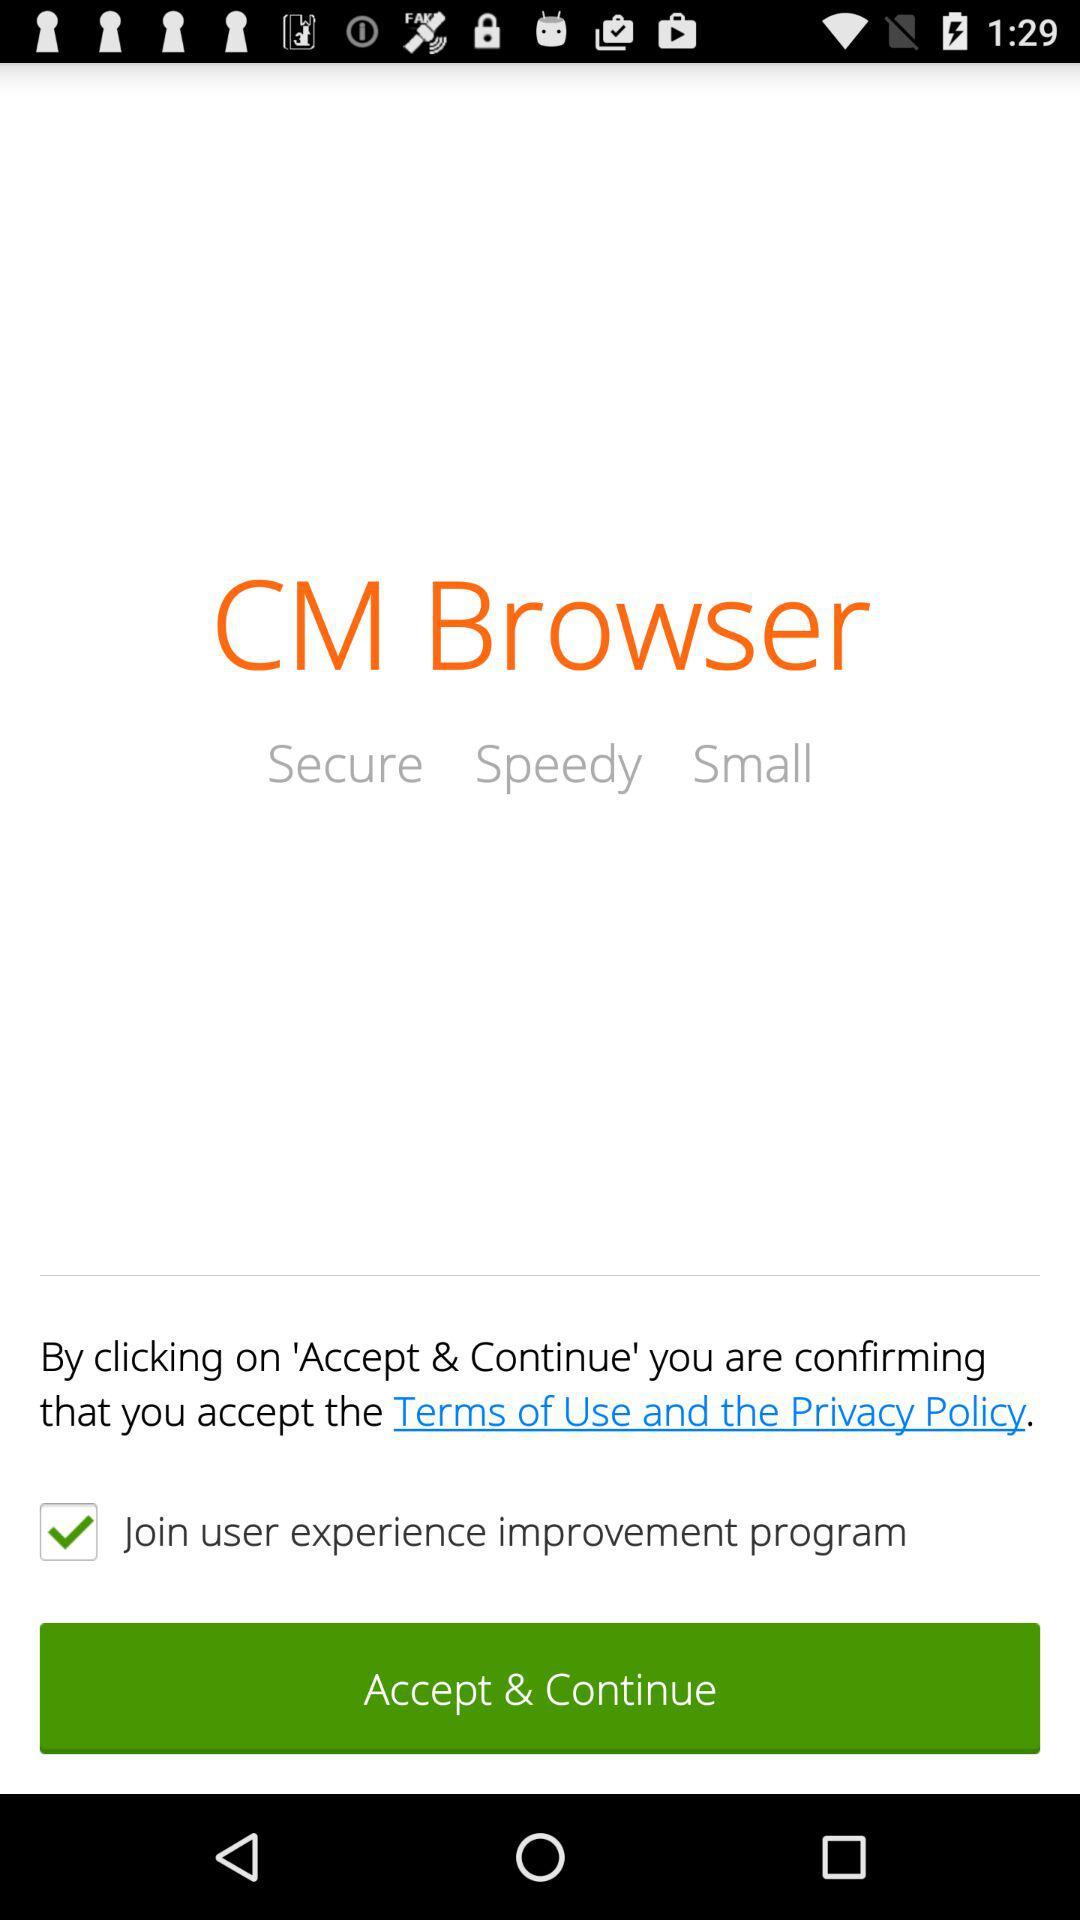 The width and height of the screenshot is (1080, 1920). What do you see at coordinates (67, 1530) in the screenshot?
I see `checkbox at the bottom left corner` at bounding box center [67, 1530].